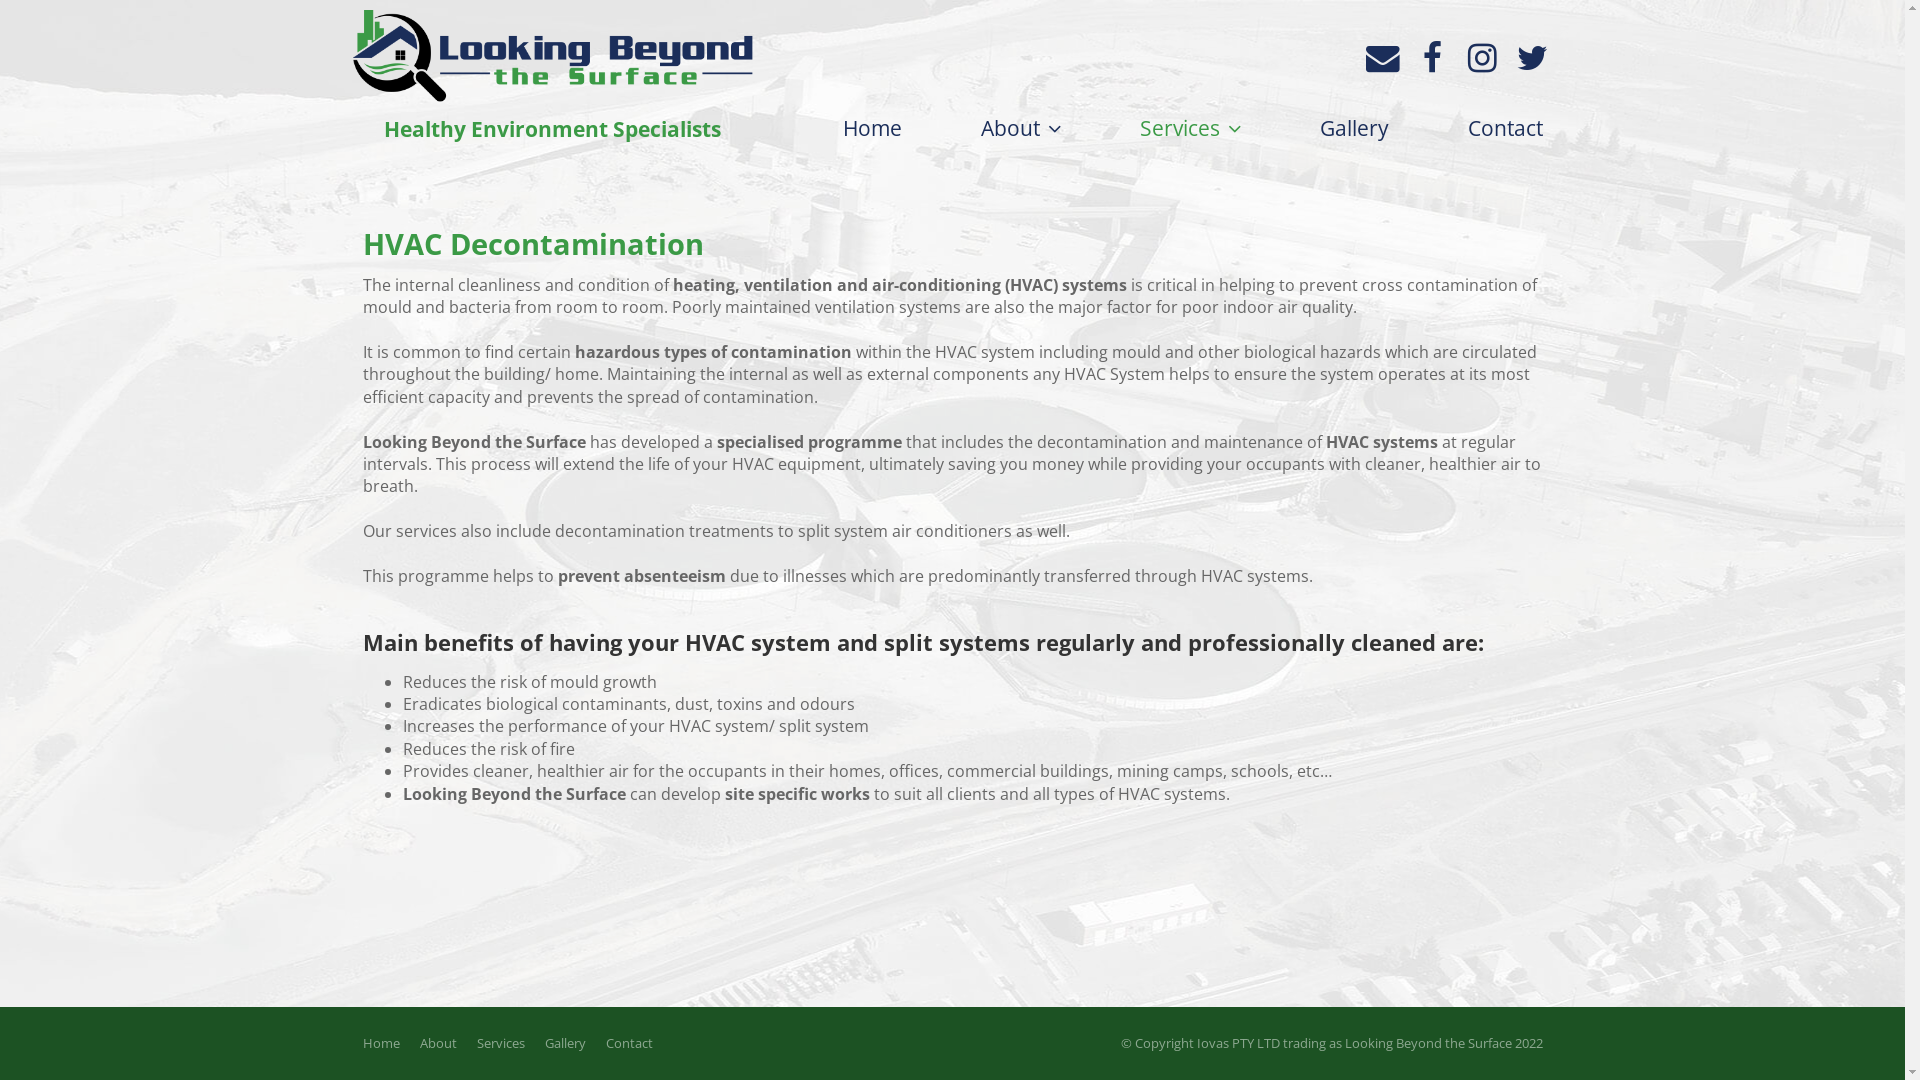  Describe the element at coordinates (351, 79) in the screenshot. I see `'Healthy Environment Specialists'` at that location.